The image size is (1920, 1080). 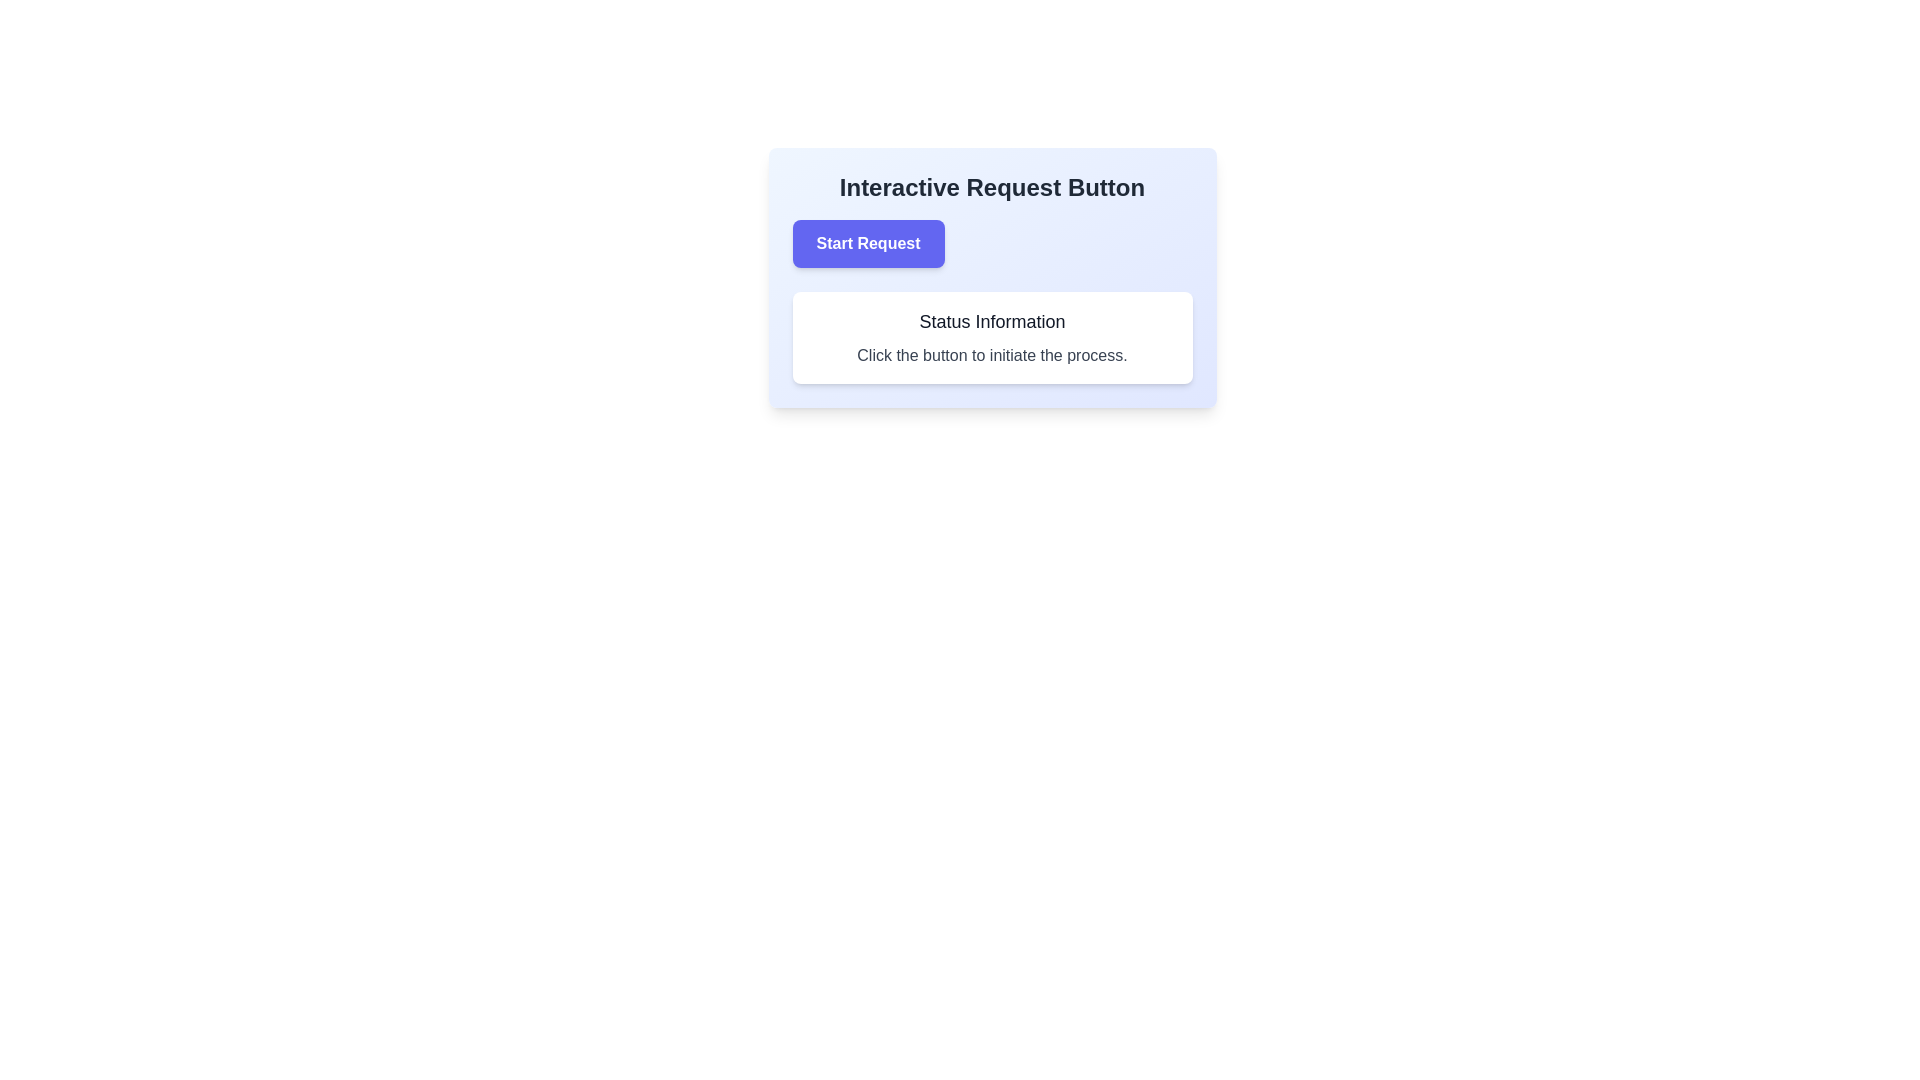 What do you see at coordinates (992, 188) in the screenshot?
I see `the Text label or heading at the top of the card layout, which serves as a title for the section beneath it` at bounding box center [992, 188].